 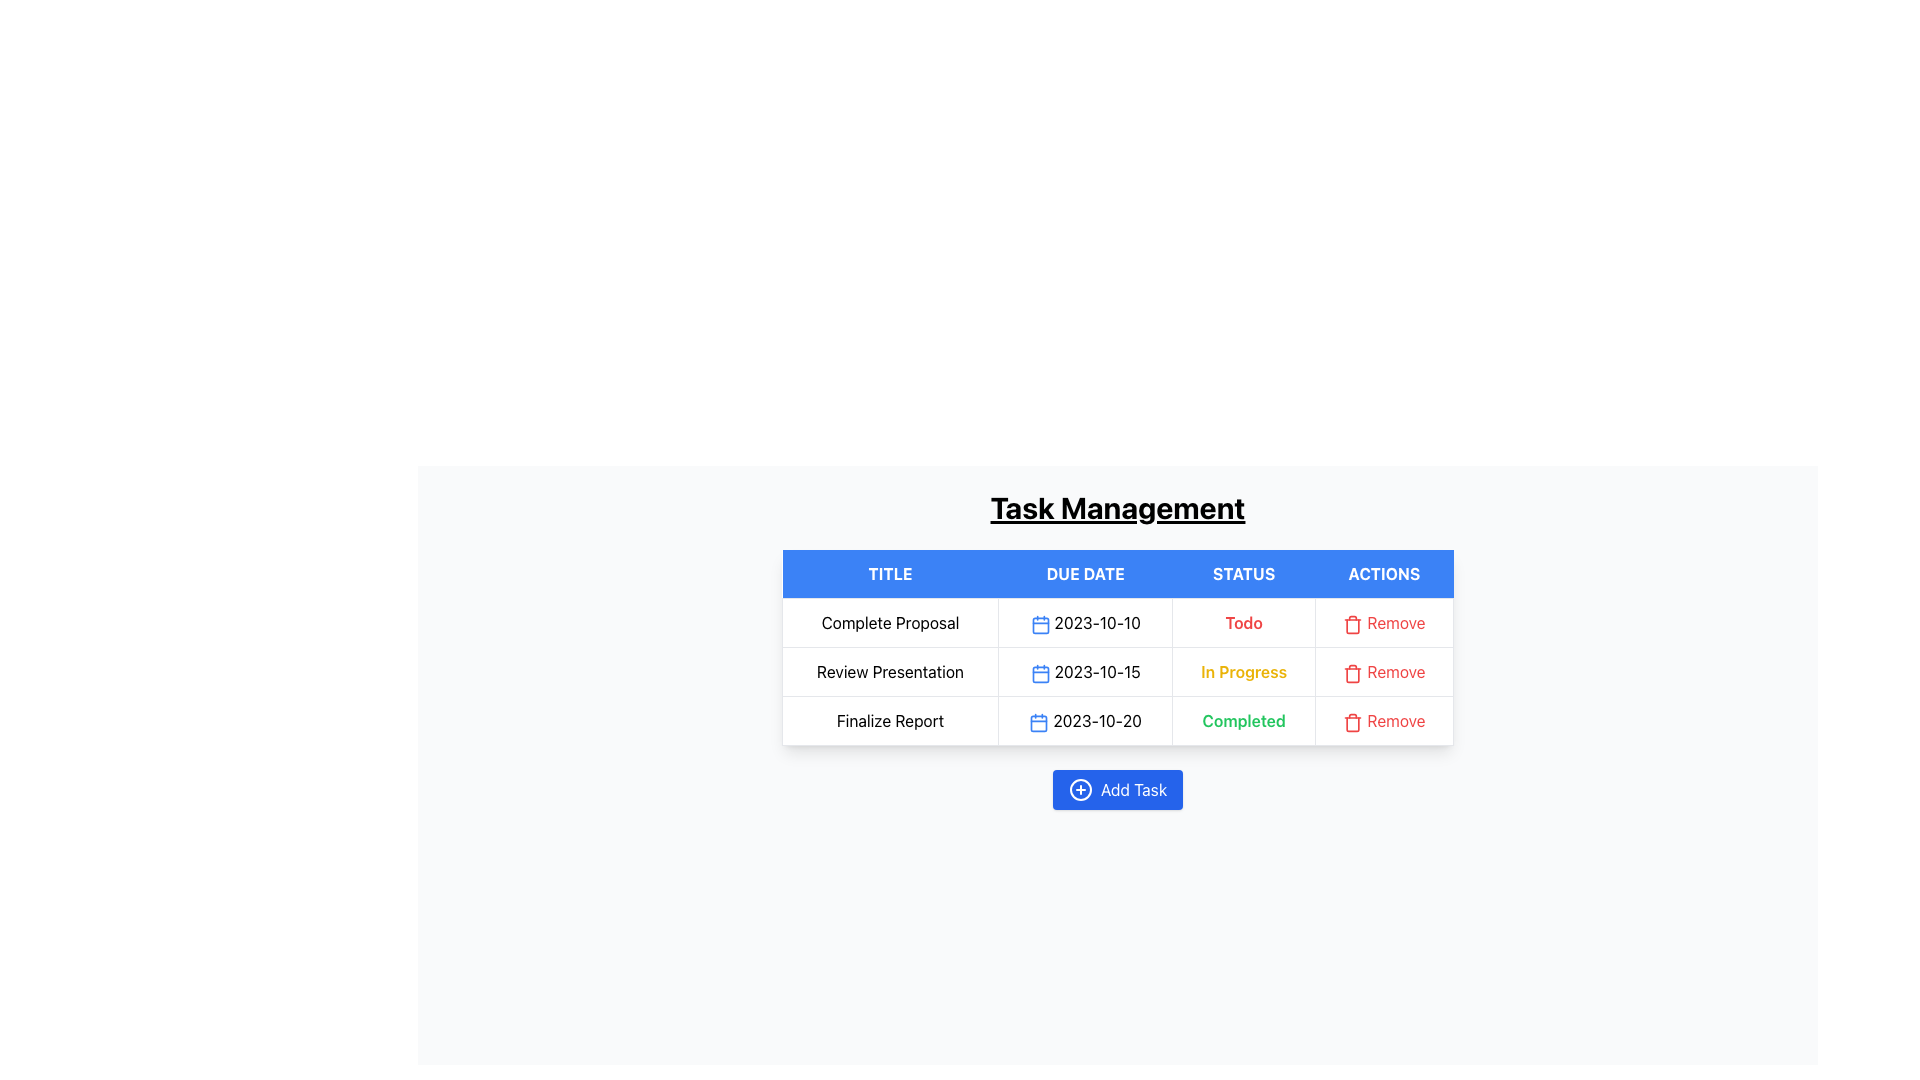 I want to click on the status indicator text label in the 'STATUS' column of the second row in the 'Task Management' table, which shows that the 'Review Presentation' task is currently ongoing, so click(x=1243, y=671).